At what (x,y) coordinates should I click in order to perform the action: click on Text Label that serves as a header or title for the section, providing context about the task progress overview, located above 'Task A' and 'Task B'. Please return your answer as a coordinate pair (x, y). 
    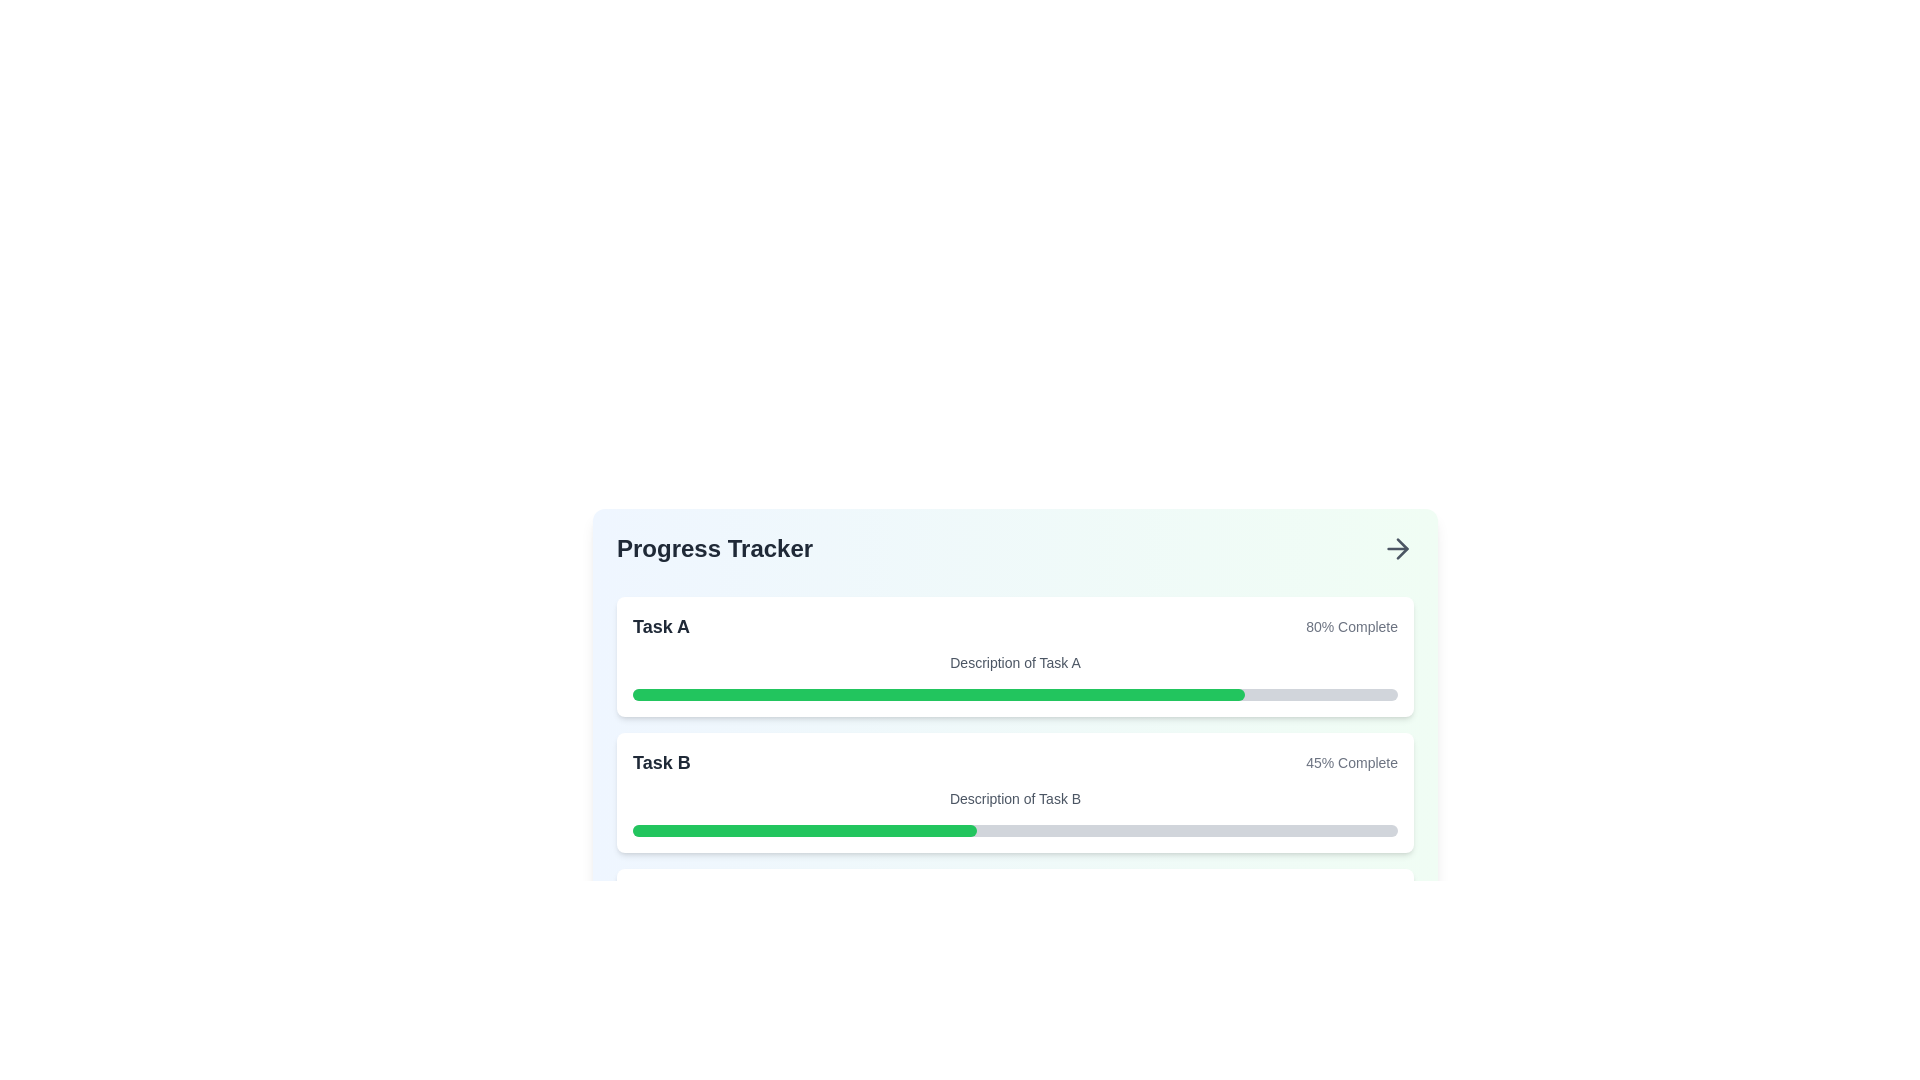
    Looking at the image, I should click on (715, 548).